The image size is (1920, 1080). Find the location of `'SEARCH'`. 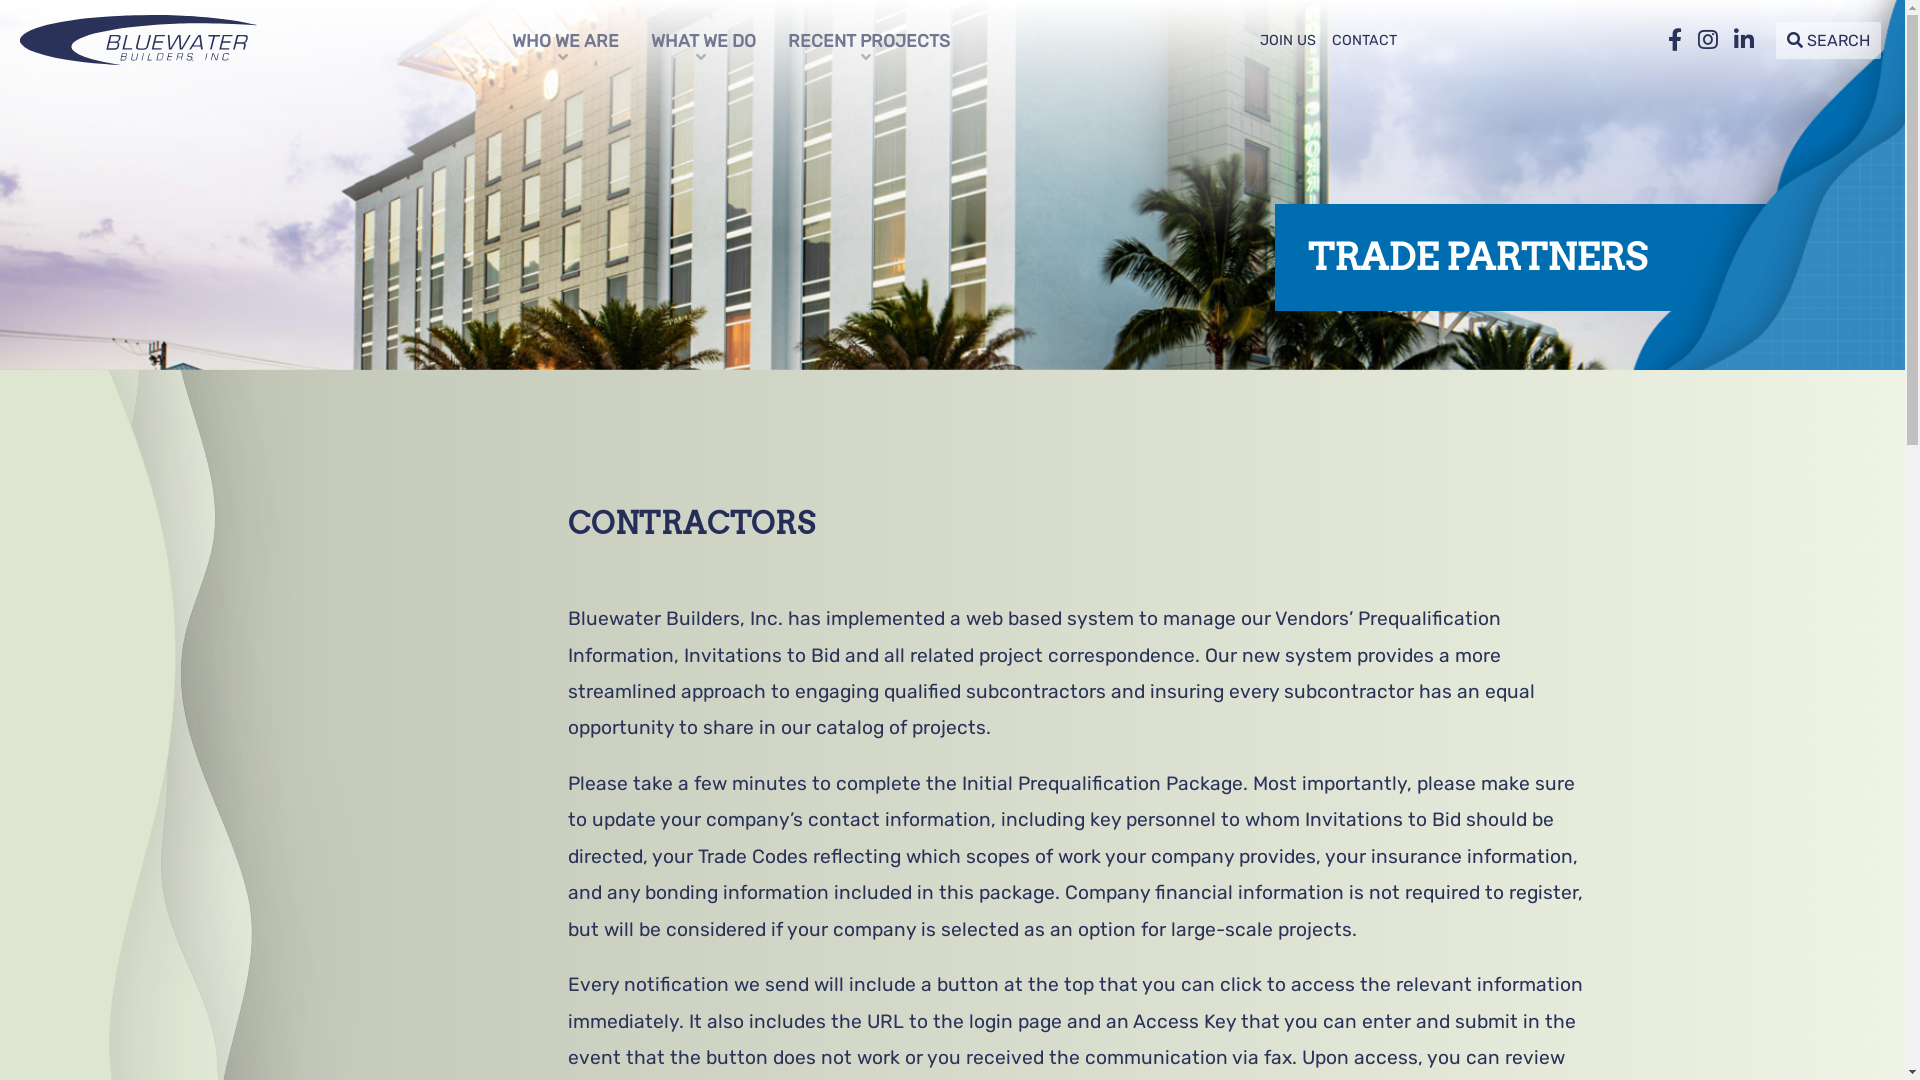

'SEARCH' is located at coordinates (1828, 40).